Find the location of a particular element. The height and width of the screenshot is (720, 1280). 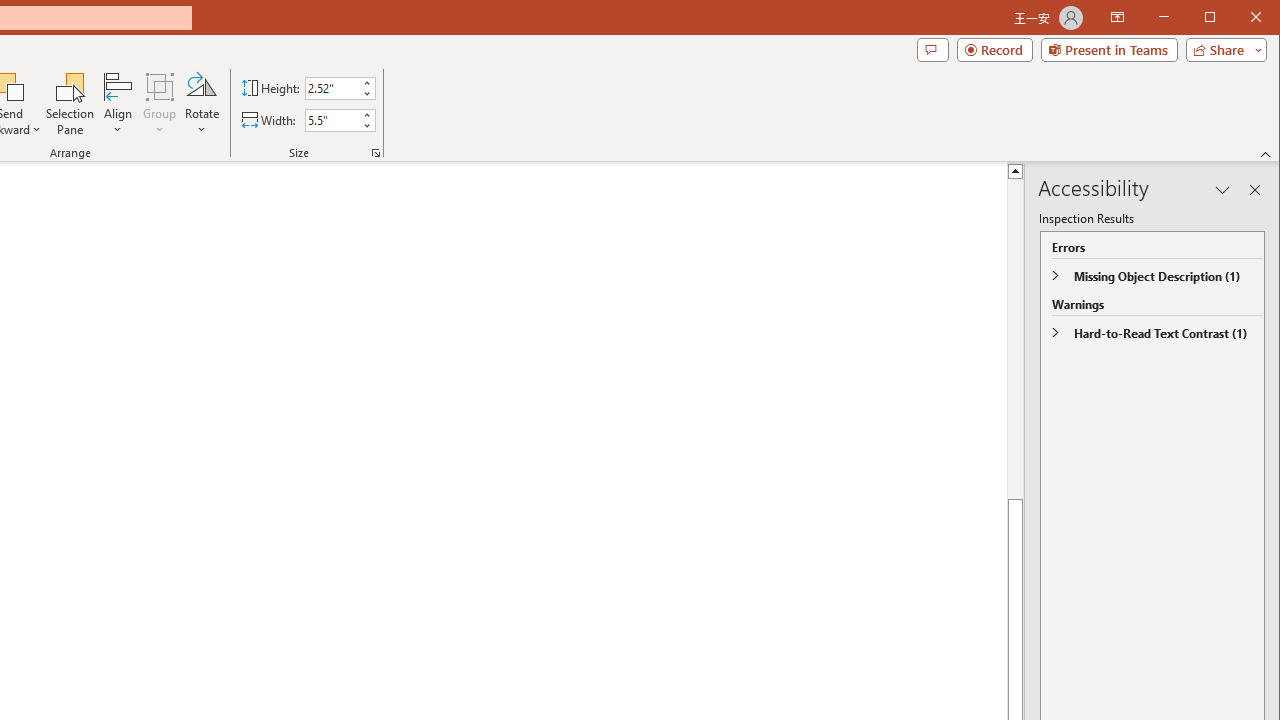

'Shape Height' is located at coordinates (332, 87).